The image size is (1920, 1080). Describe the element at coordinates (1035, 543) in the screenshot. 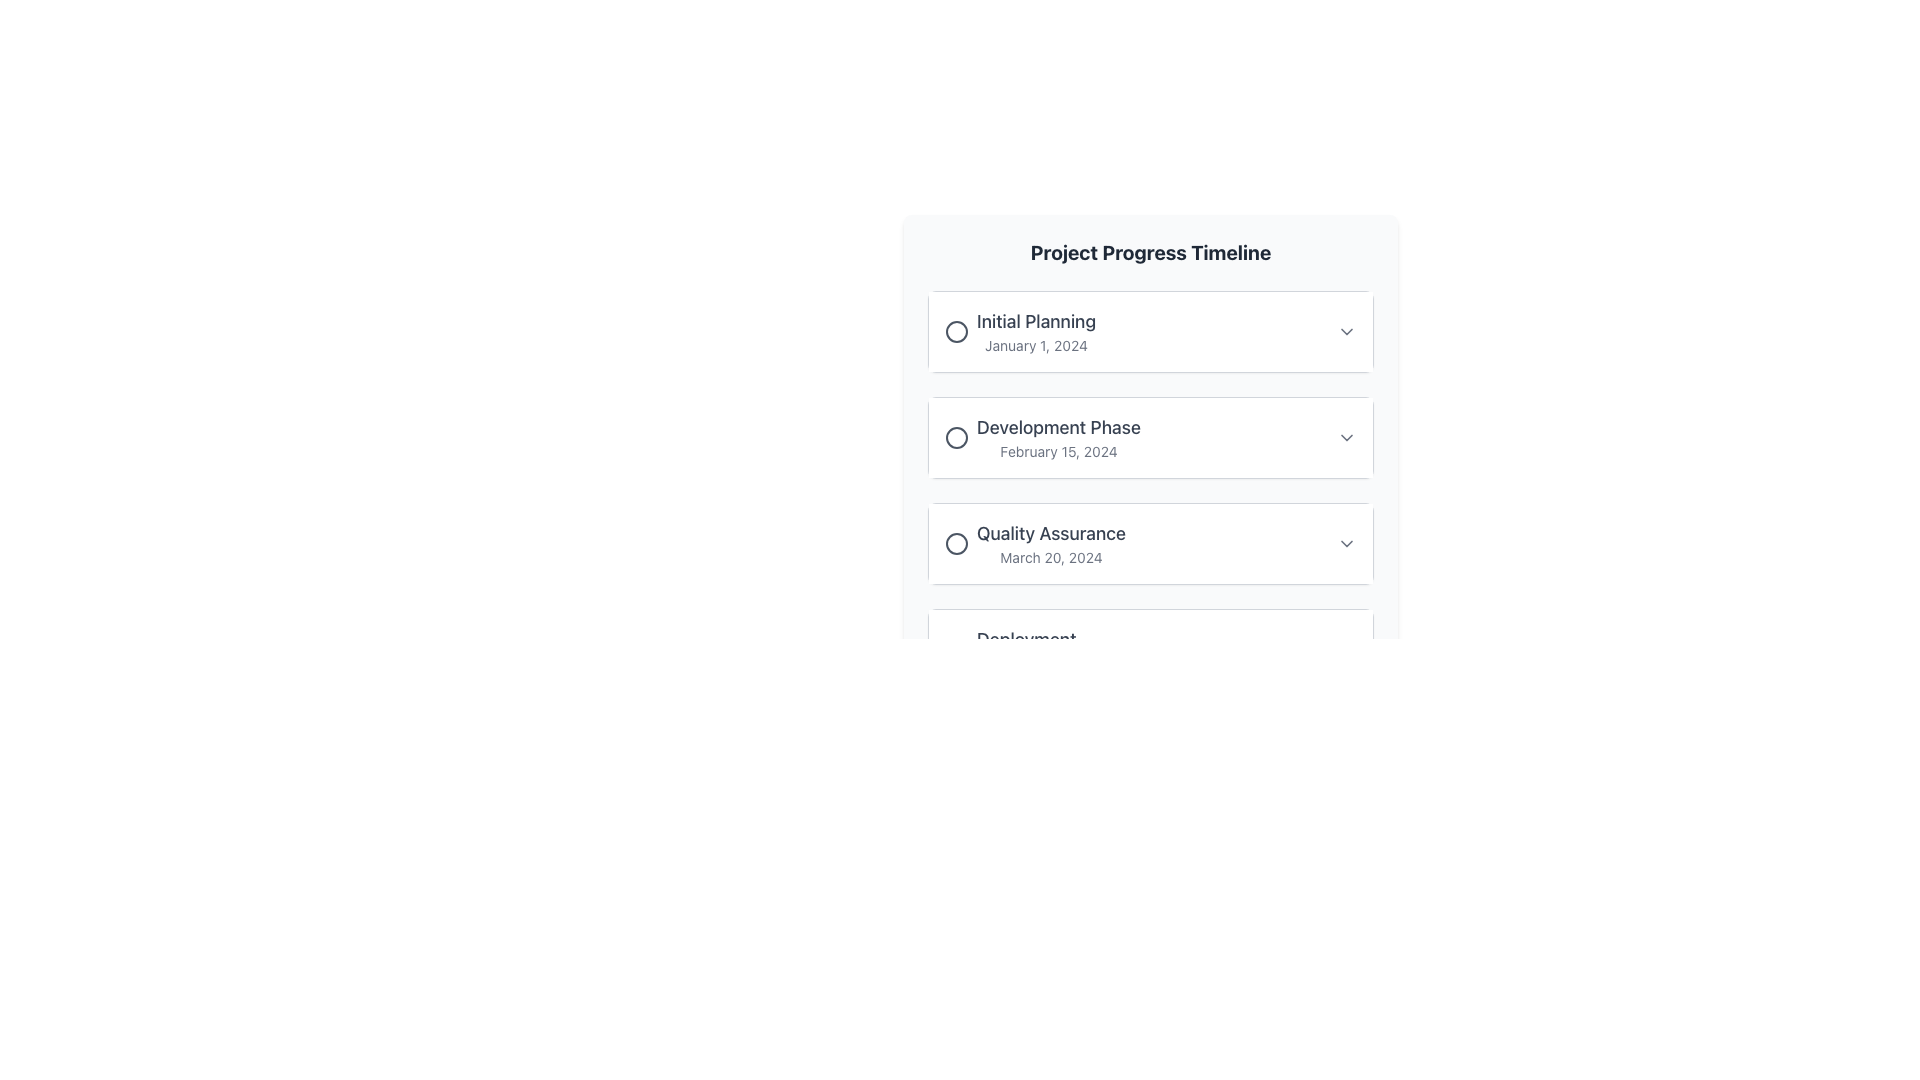

I see `the 'Quality Assurance' milestone item in the timeline` at that location.